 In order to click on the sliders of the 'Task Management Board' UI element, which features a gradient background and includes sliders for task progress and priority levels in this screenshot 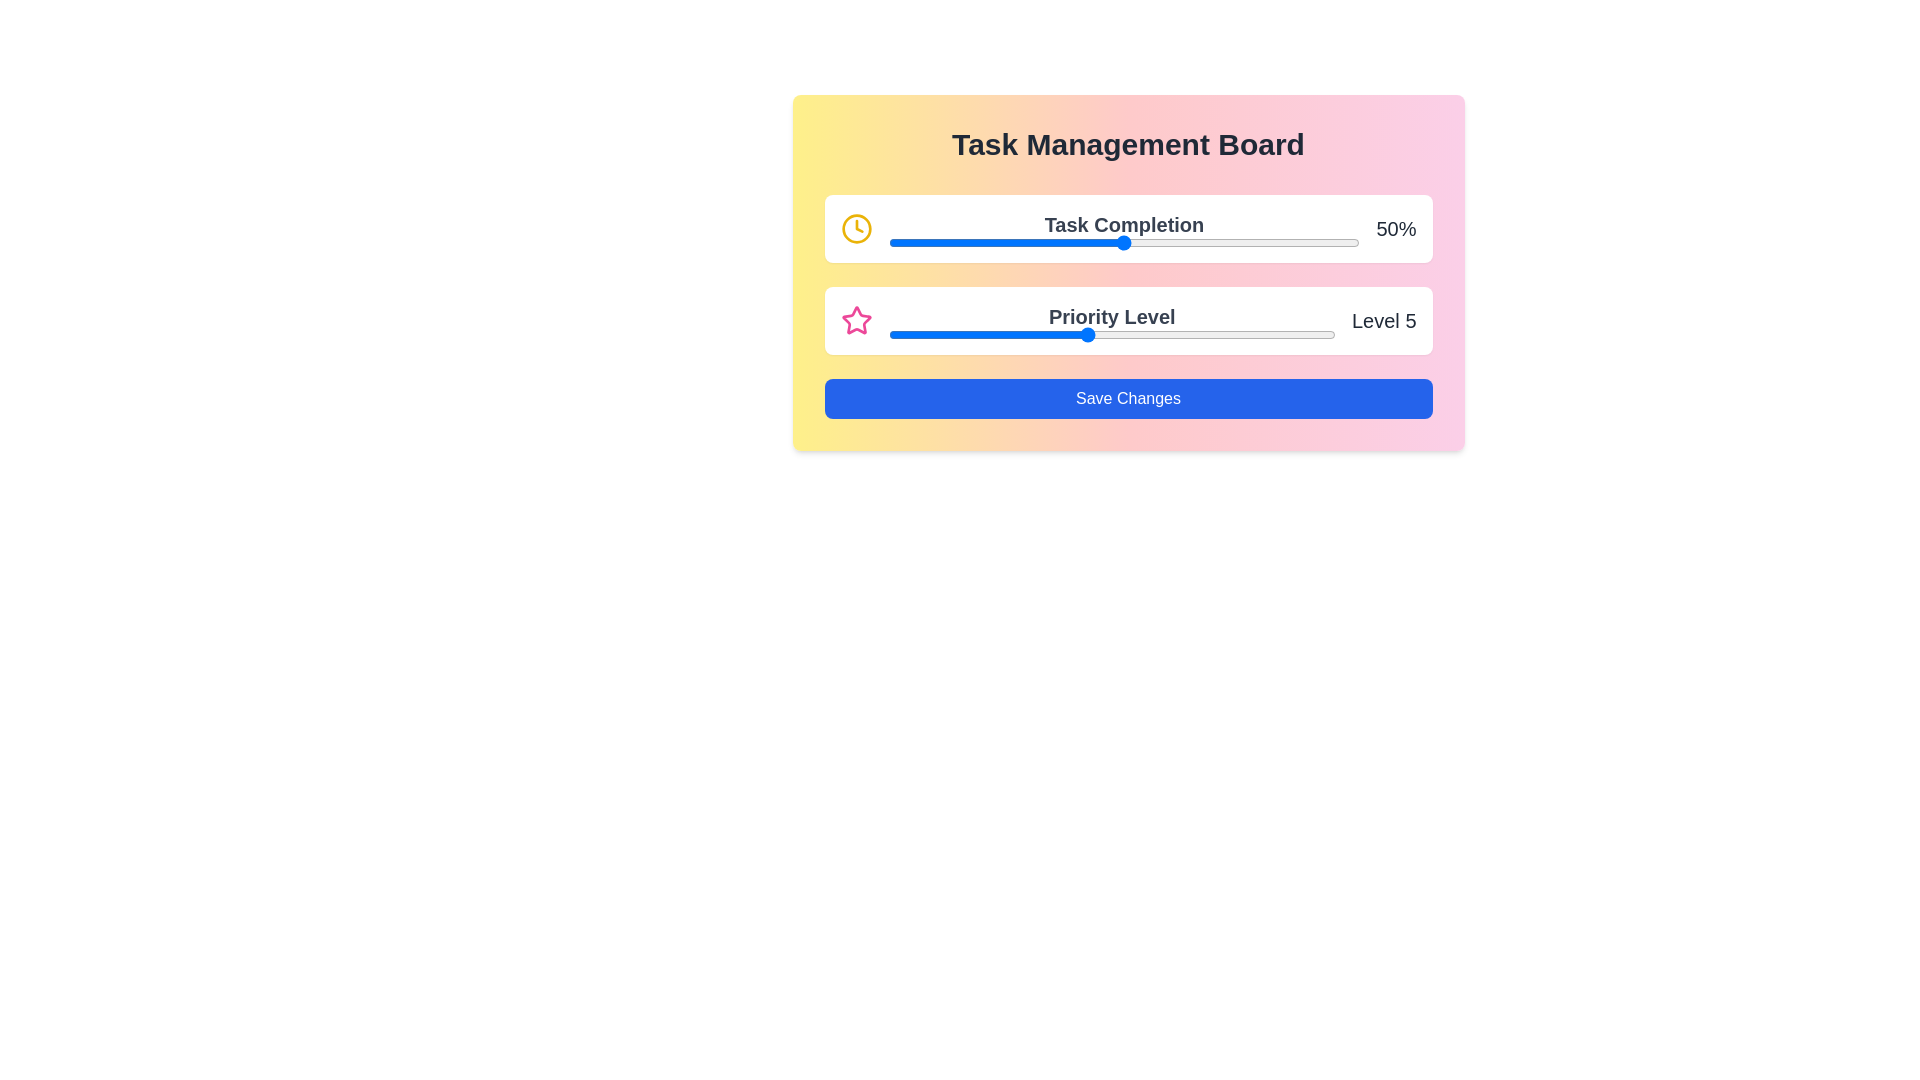, I will do `click(1128, 273)`.